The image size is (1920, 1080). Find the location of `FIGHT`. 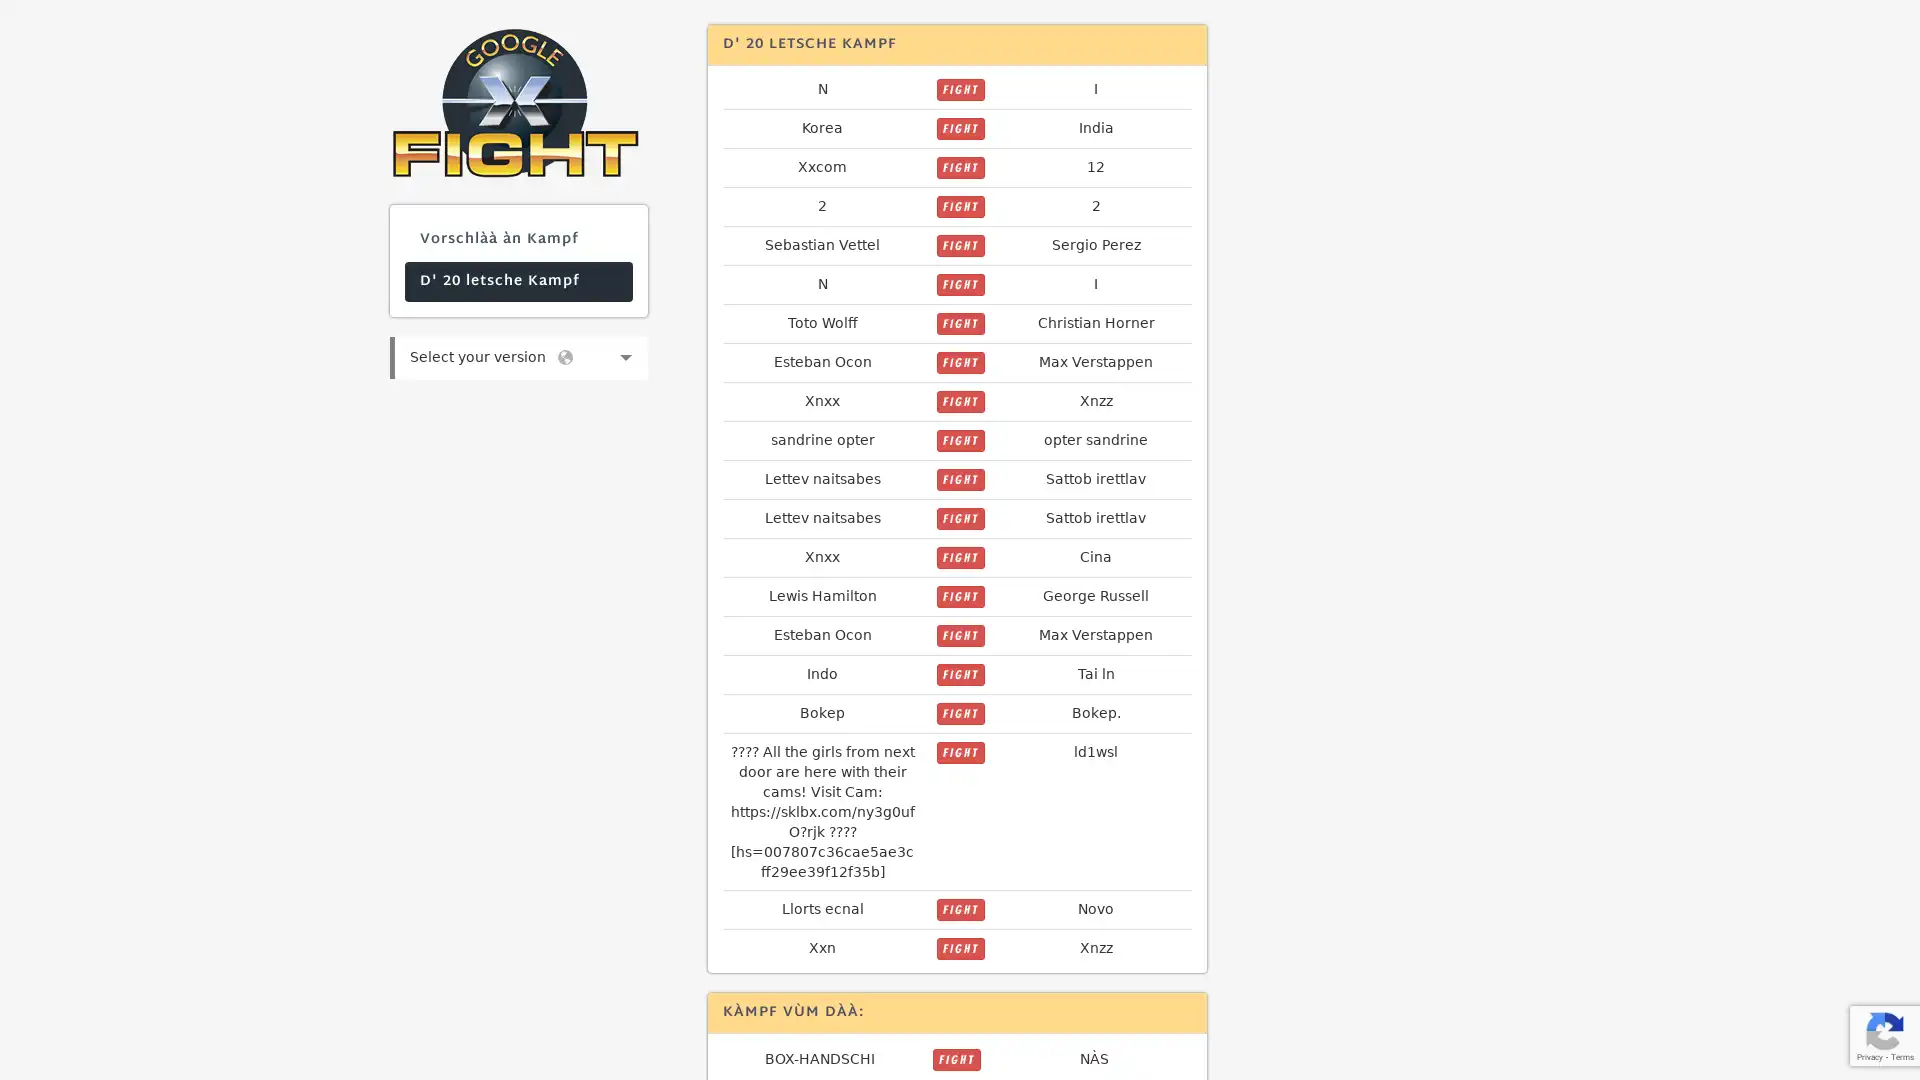

FIGHT is located at coordinates (960, 712).